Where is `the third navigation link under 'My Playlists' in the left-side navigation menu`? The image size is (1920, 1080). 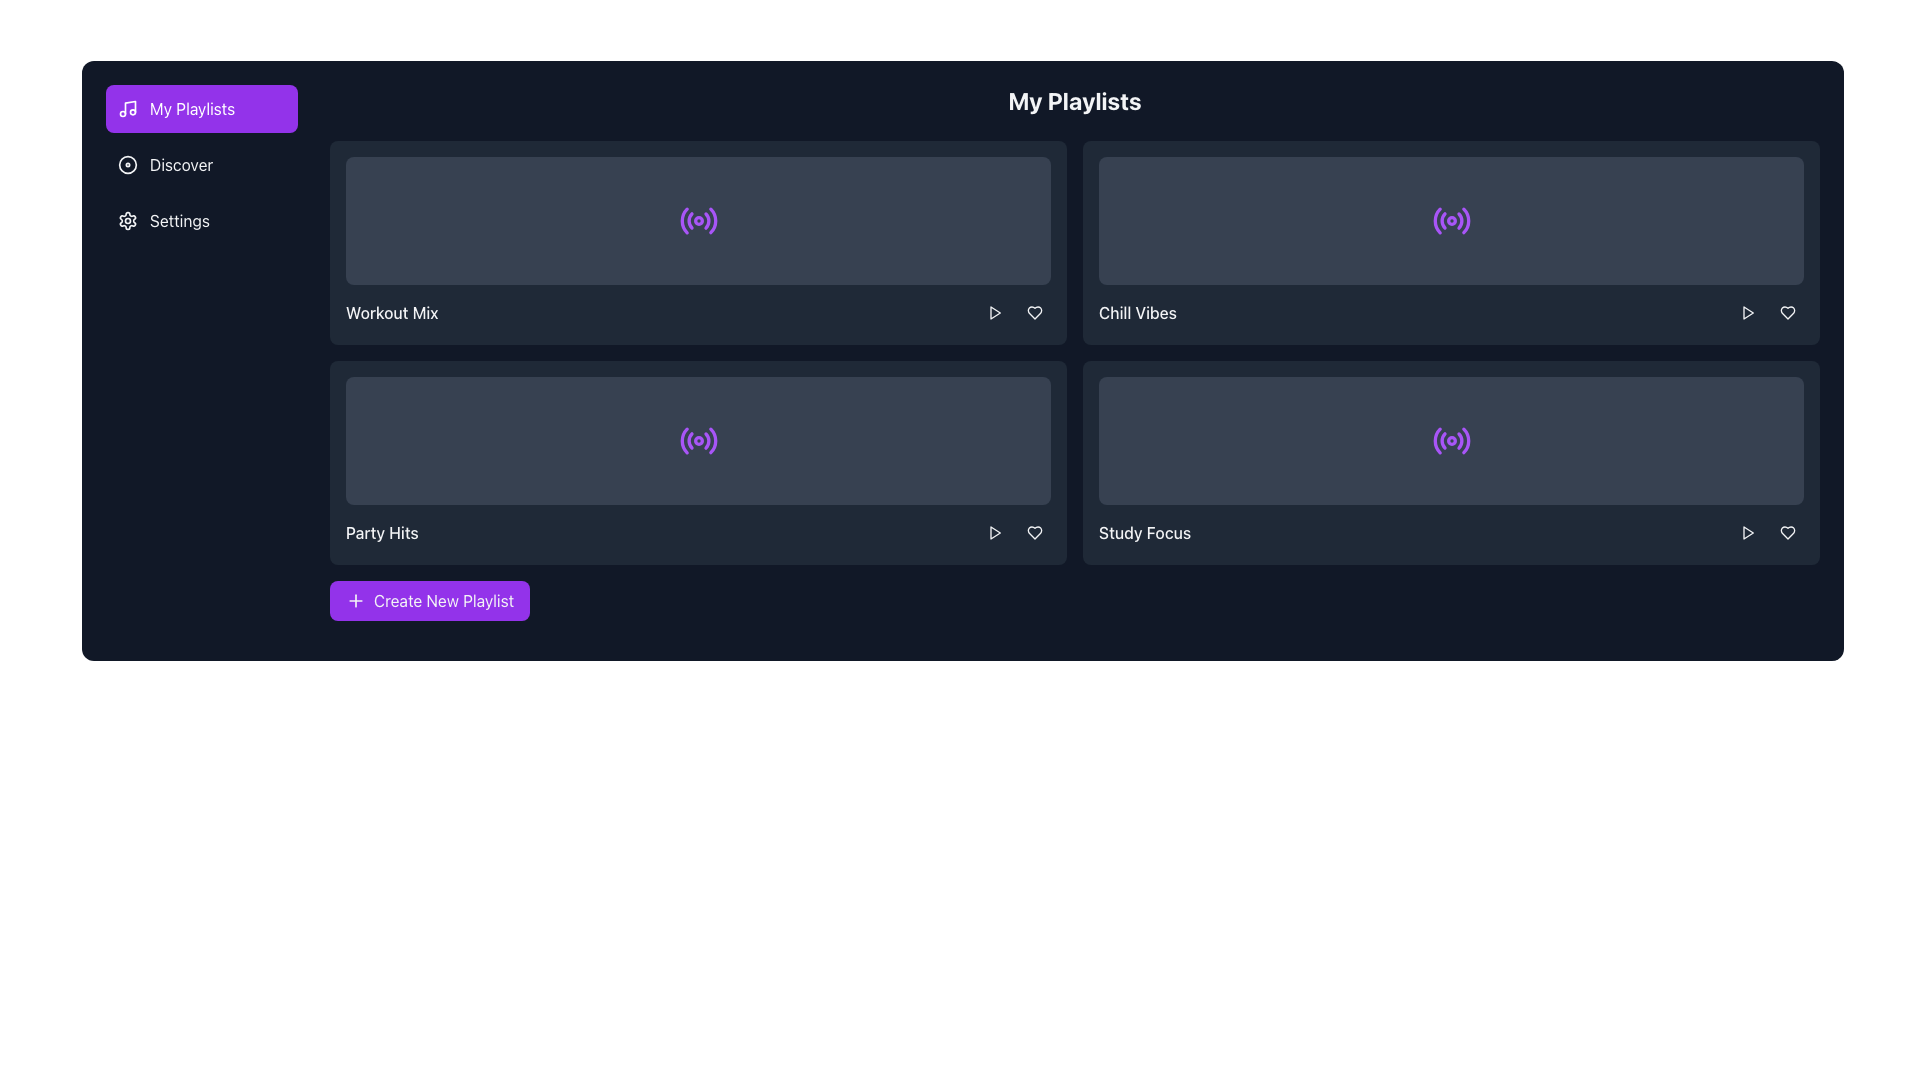
the third navigation link under 'My Playlists' in the left-side navigation menu is located at coordinates (201, 220).